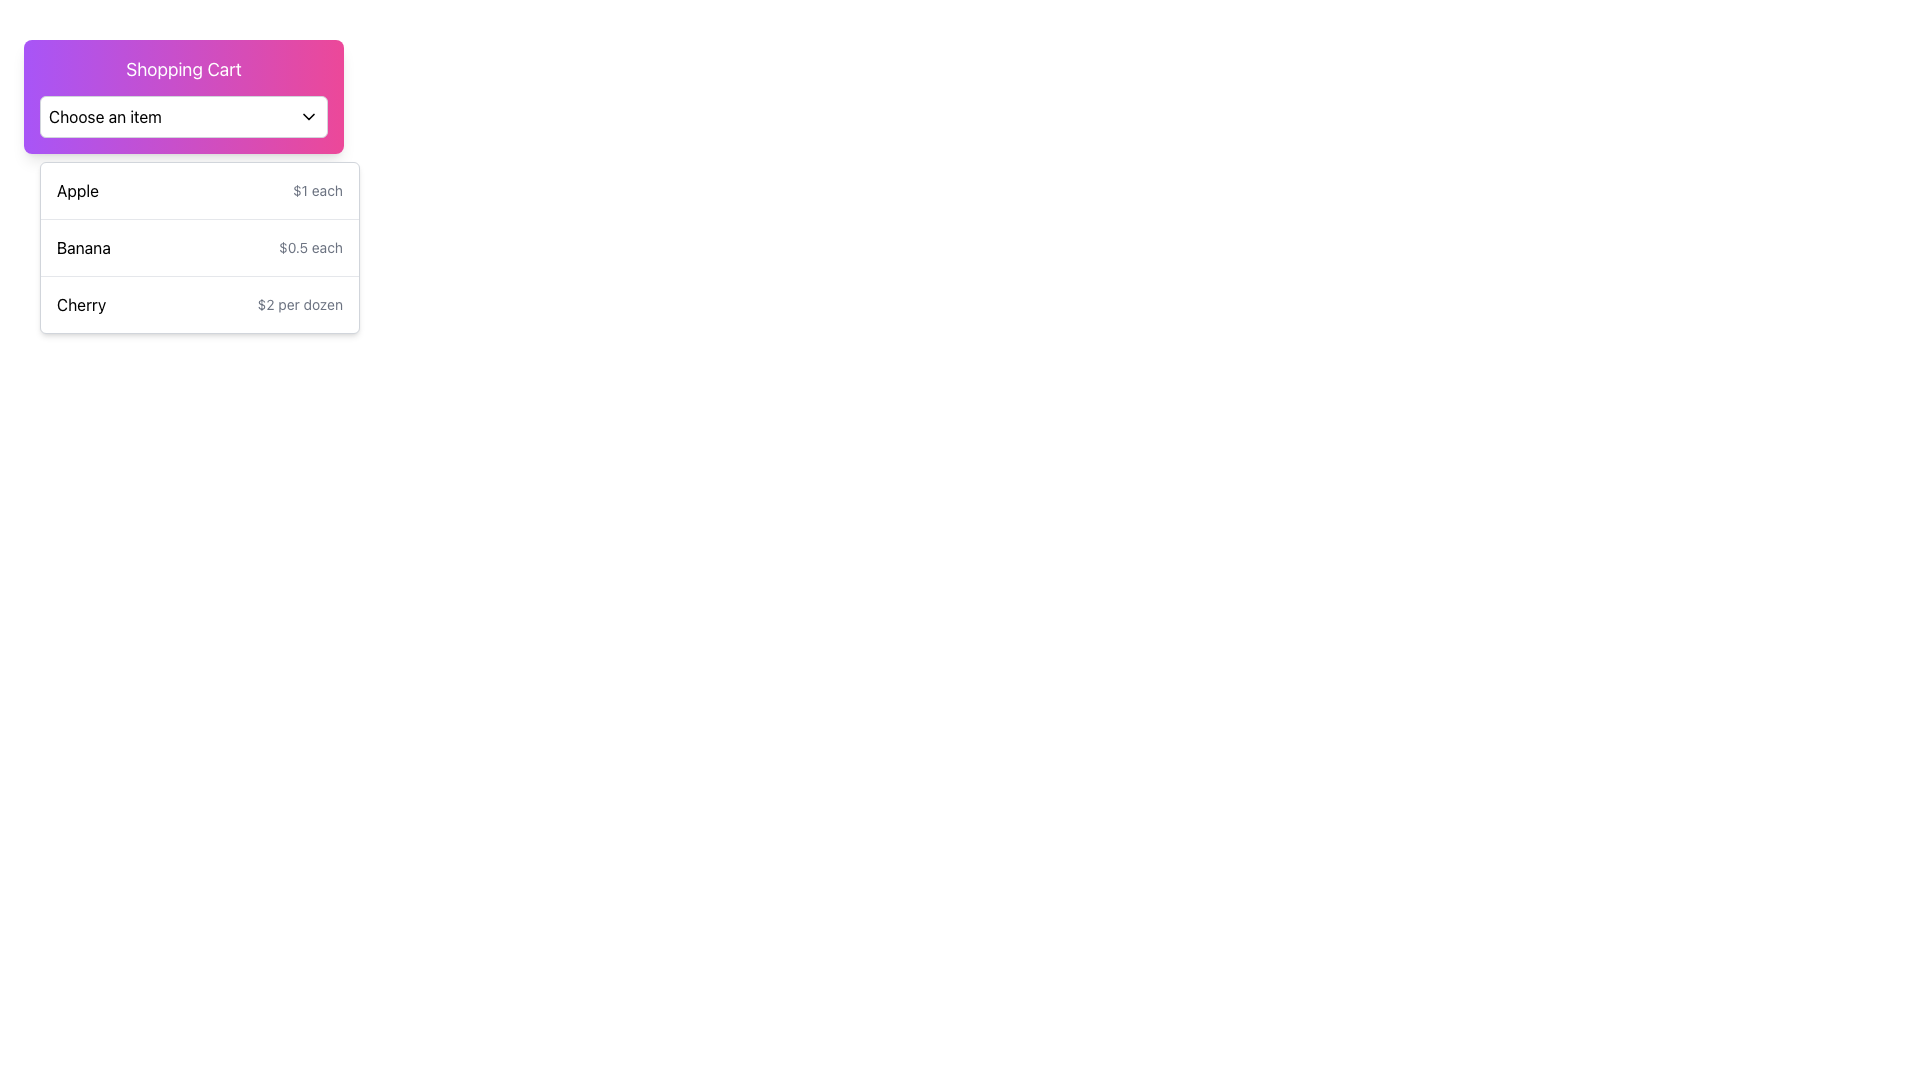  Describe the element at coordinates (299, 304) in the screenshot. I see `the static text label displaying '$2 per dozen' located next to 'Cherry' in the 'Shopping Cart' section` at that location.